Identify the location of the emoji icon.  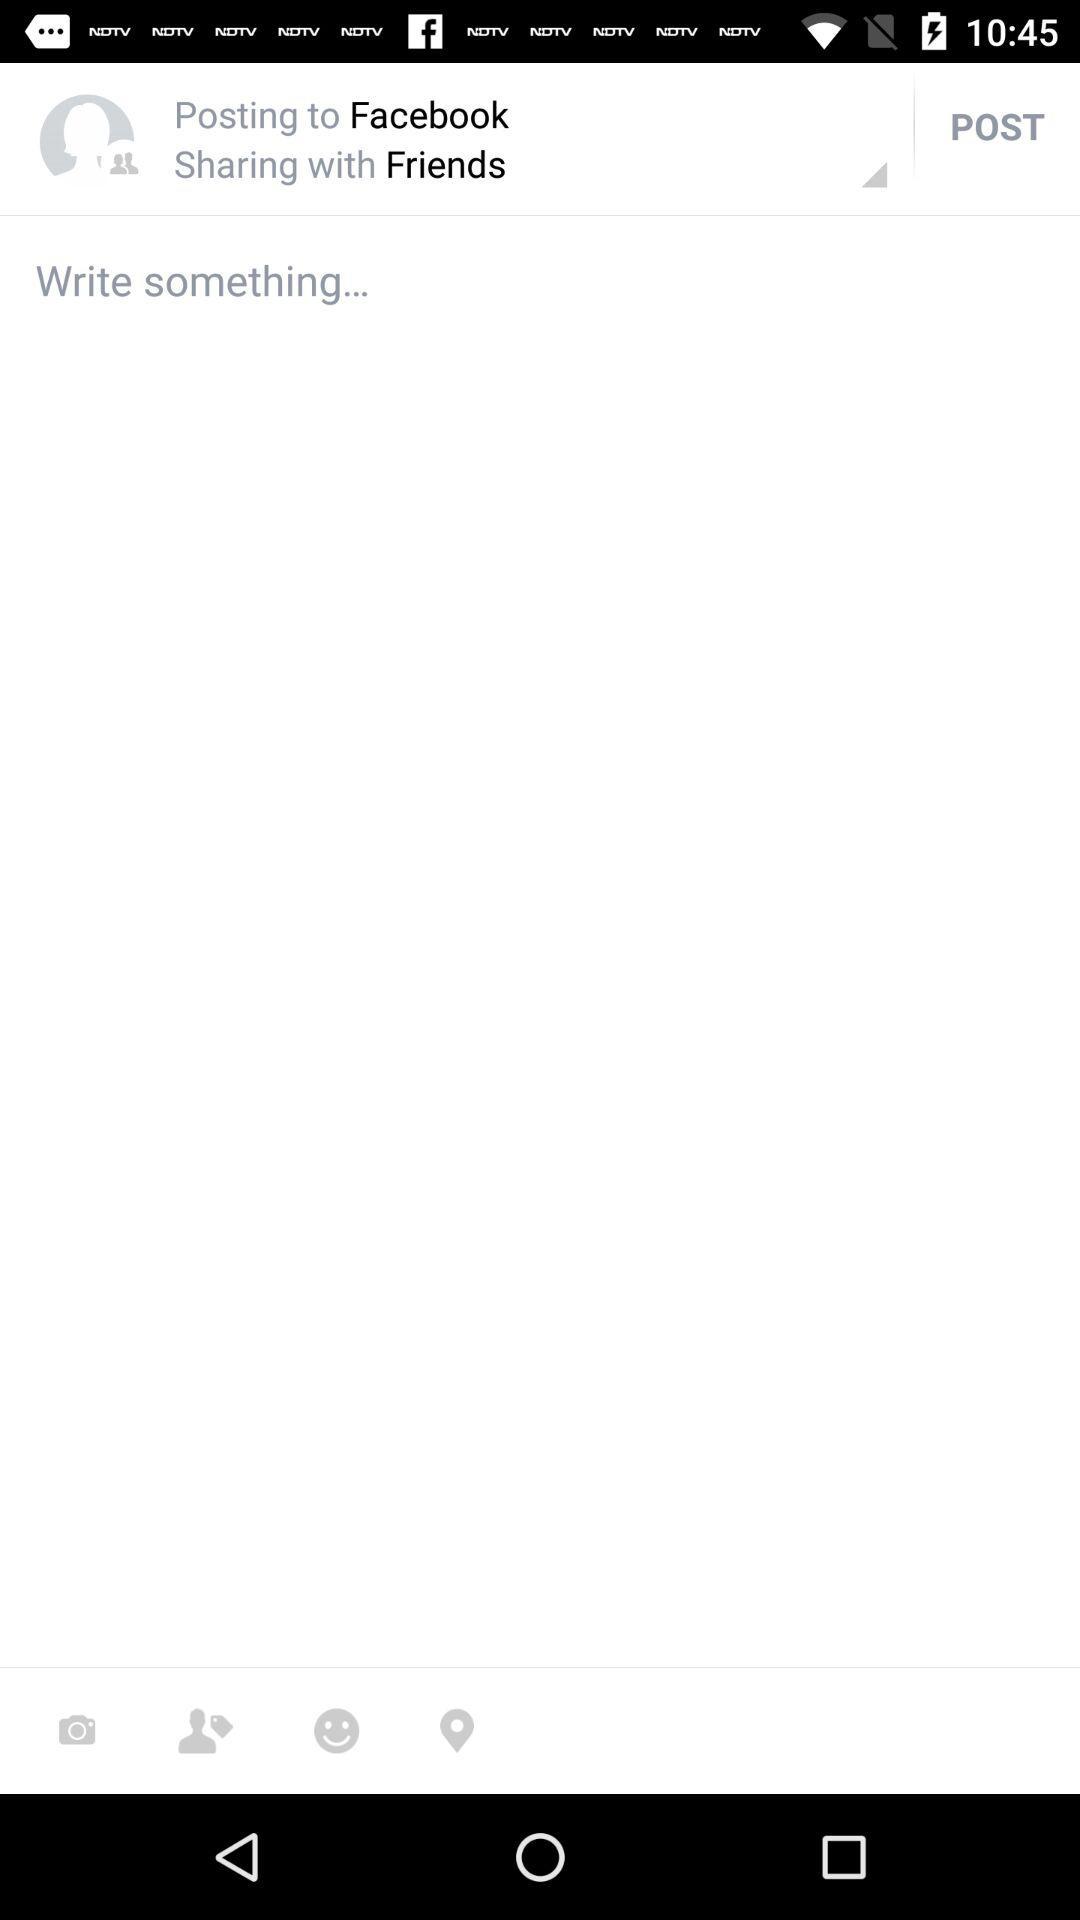
(335, 1730).